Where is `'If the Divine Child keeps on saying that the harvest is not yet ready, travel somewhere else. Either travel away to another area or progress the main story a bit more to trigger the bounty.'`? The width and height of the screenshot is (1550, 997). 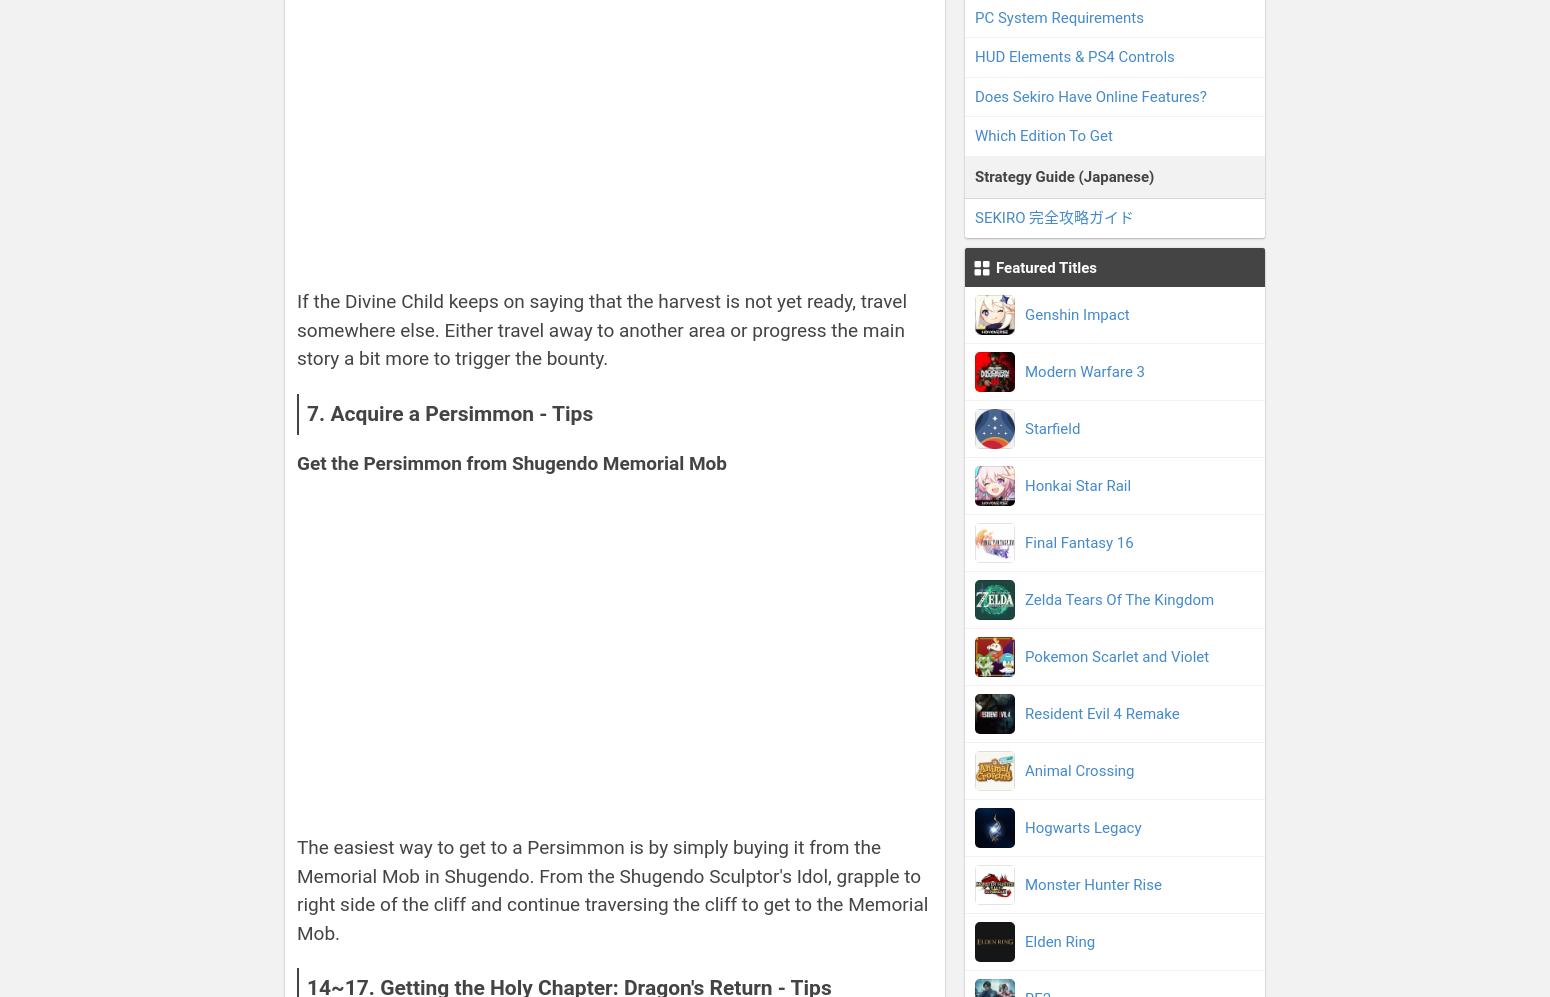
'If the Divine Child keeps on saying that the harvest is not yet ready, travel somewhere else. Either travel away to another area or progress the main story a bit more to trigger the bounty.' is located at coordinates (602, 329).